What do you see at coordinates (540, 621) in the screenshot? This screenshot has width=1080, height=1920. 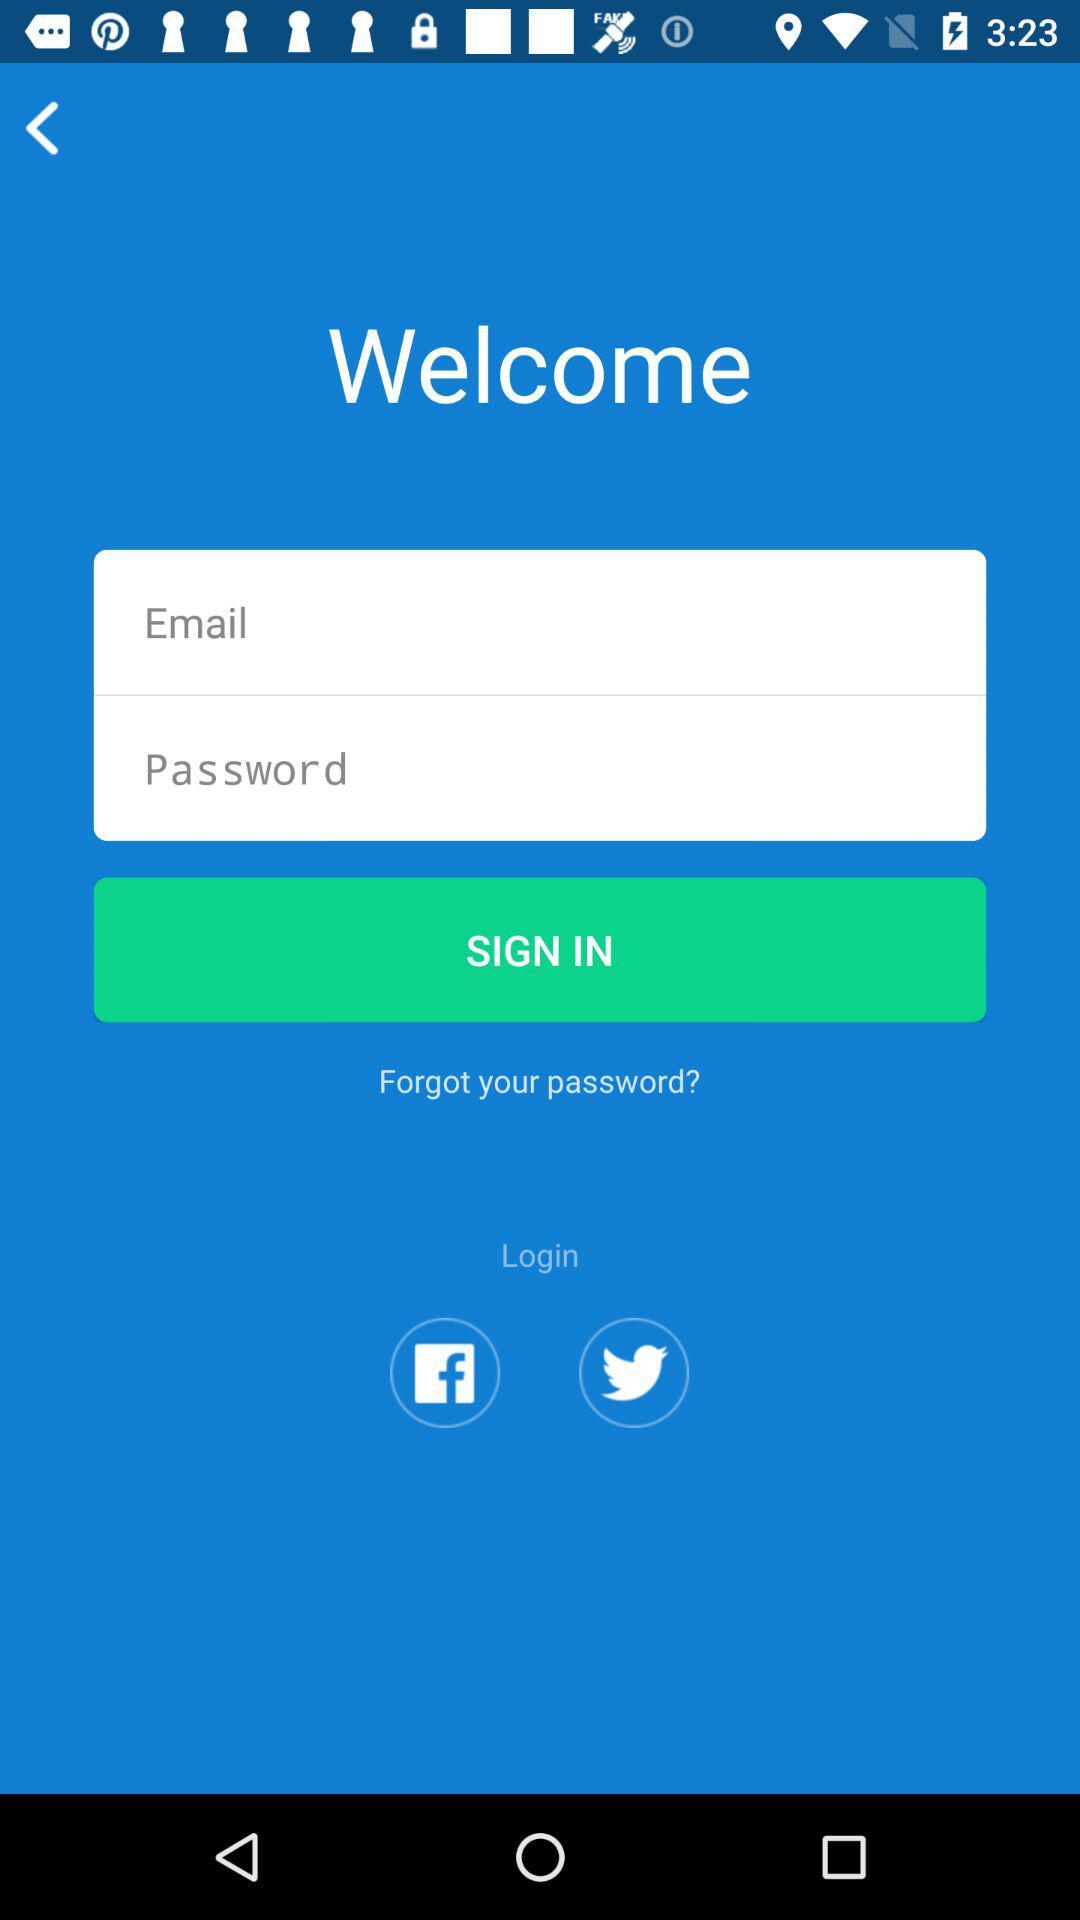 I see `text` at bounding box center [540, 621].